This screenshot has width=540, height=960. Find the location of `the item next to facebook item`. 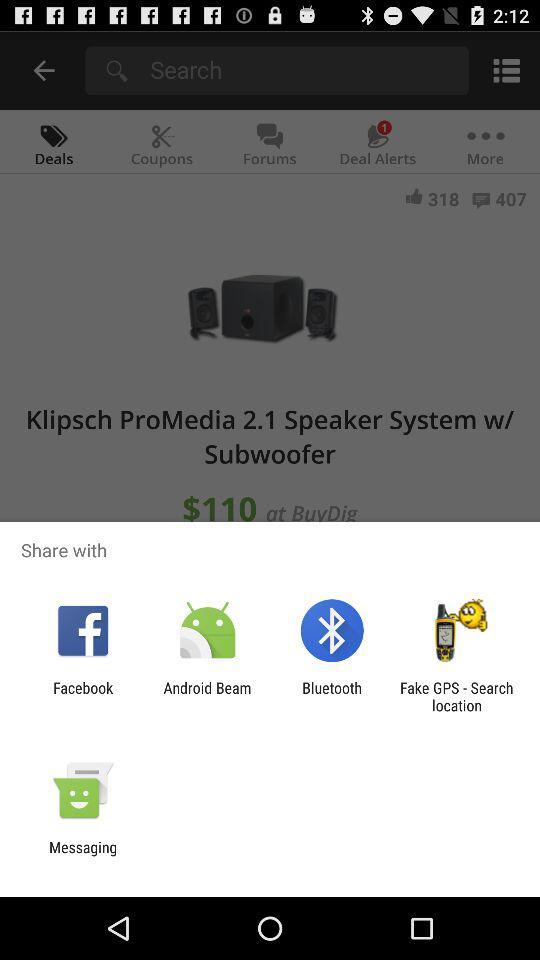

the item next to facebook item is located at coordinates (206, 696).